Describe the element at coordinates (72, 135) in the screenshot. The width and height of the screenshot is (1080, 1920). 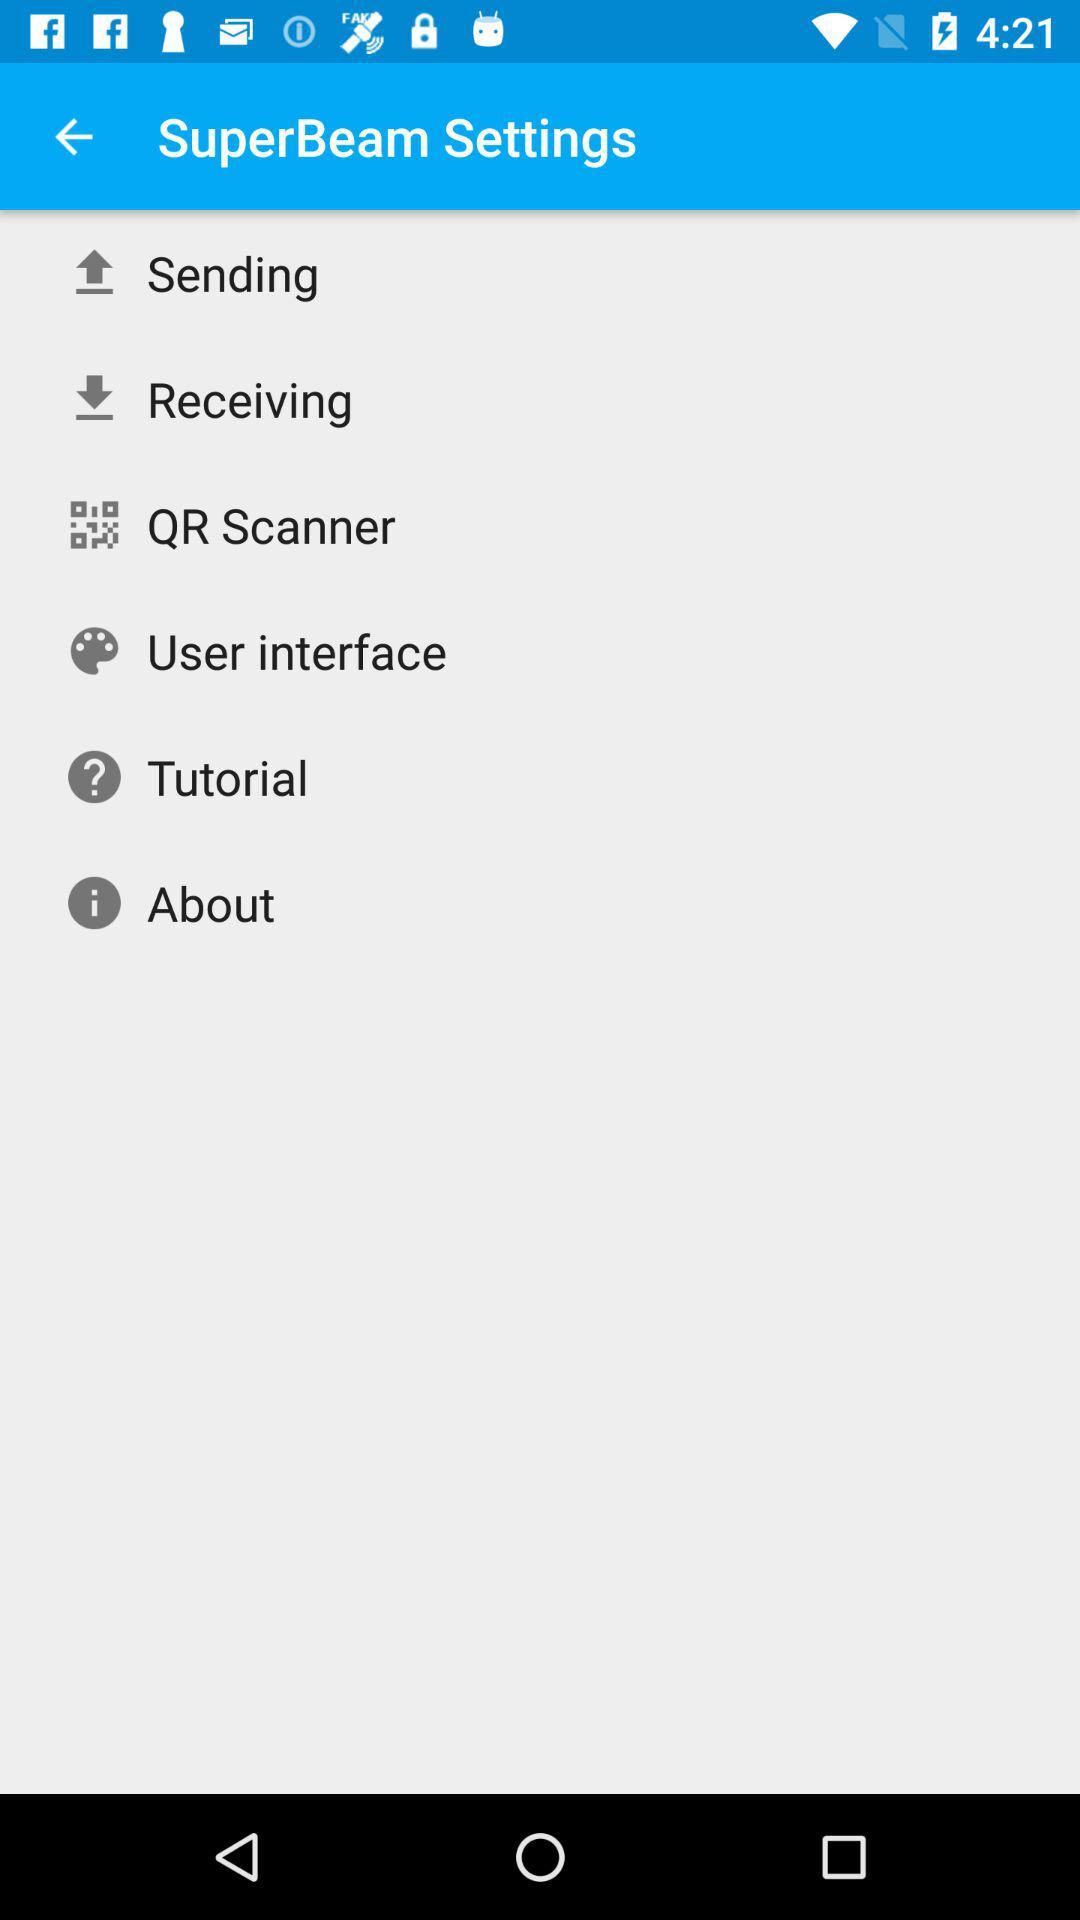
I see `item to the left of superbeam settings` at that location.